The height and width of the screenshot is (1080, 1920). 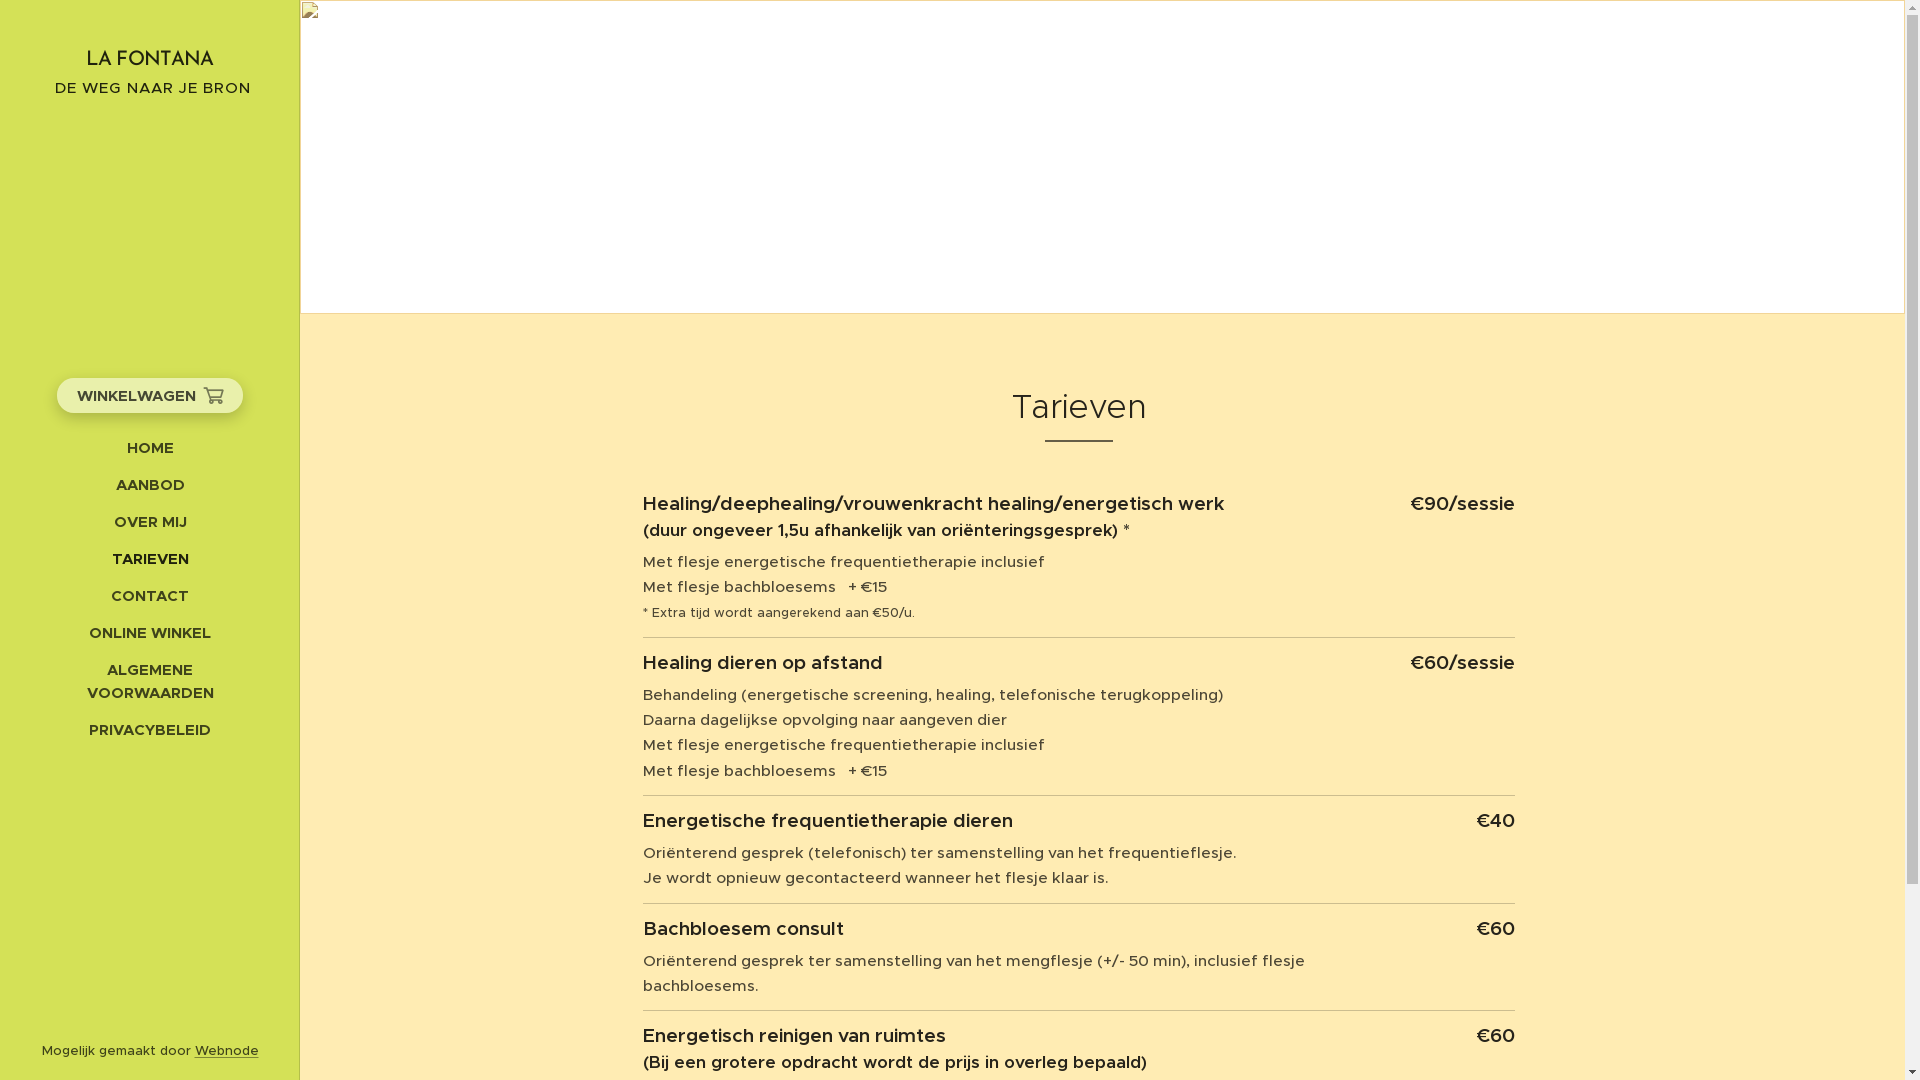 I want to click on 'OVER MIJ', so click(x=148, y=520).